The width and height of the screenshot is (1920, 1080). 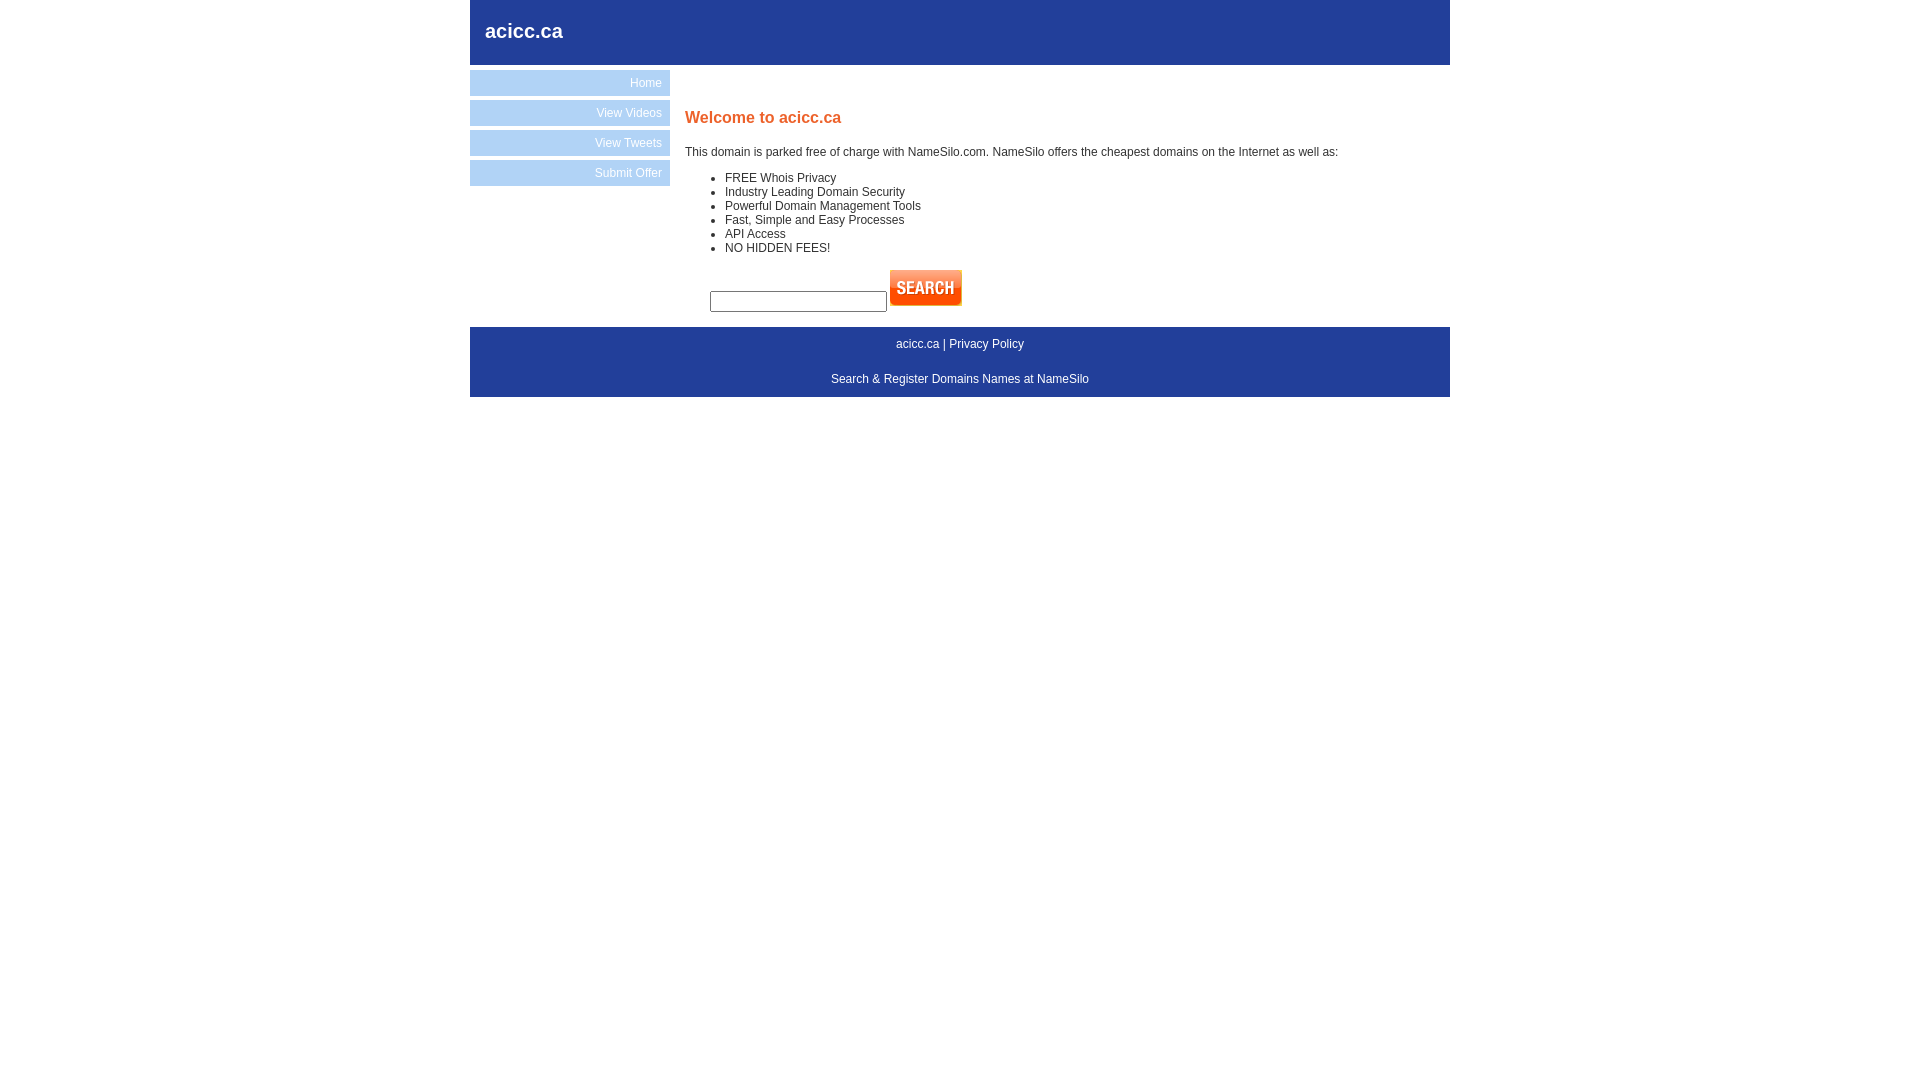 I want to click on 'Submit Offer', so click(x=569, y=172).